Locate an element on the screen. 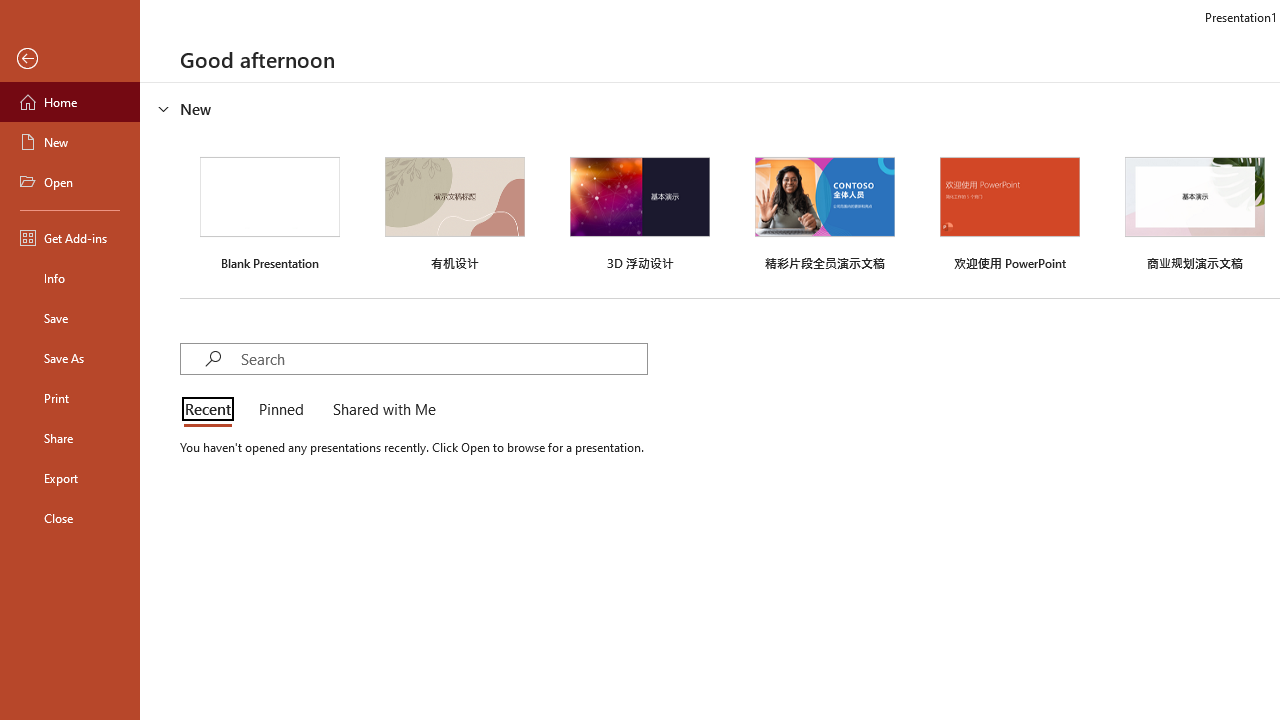  'Get Add-ins' is located at coordinates (69, 236).